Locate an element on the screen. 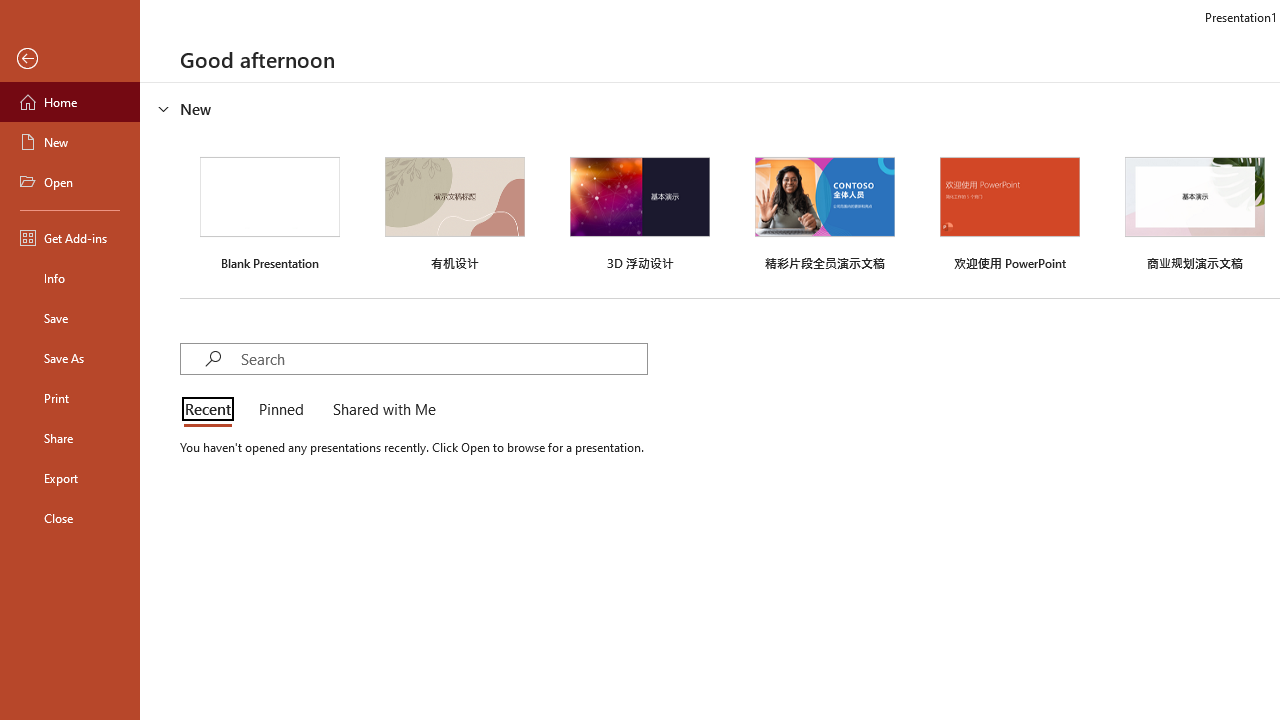  'Get Add-ins' is located at coordinates (69, 236).